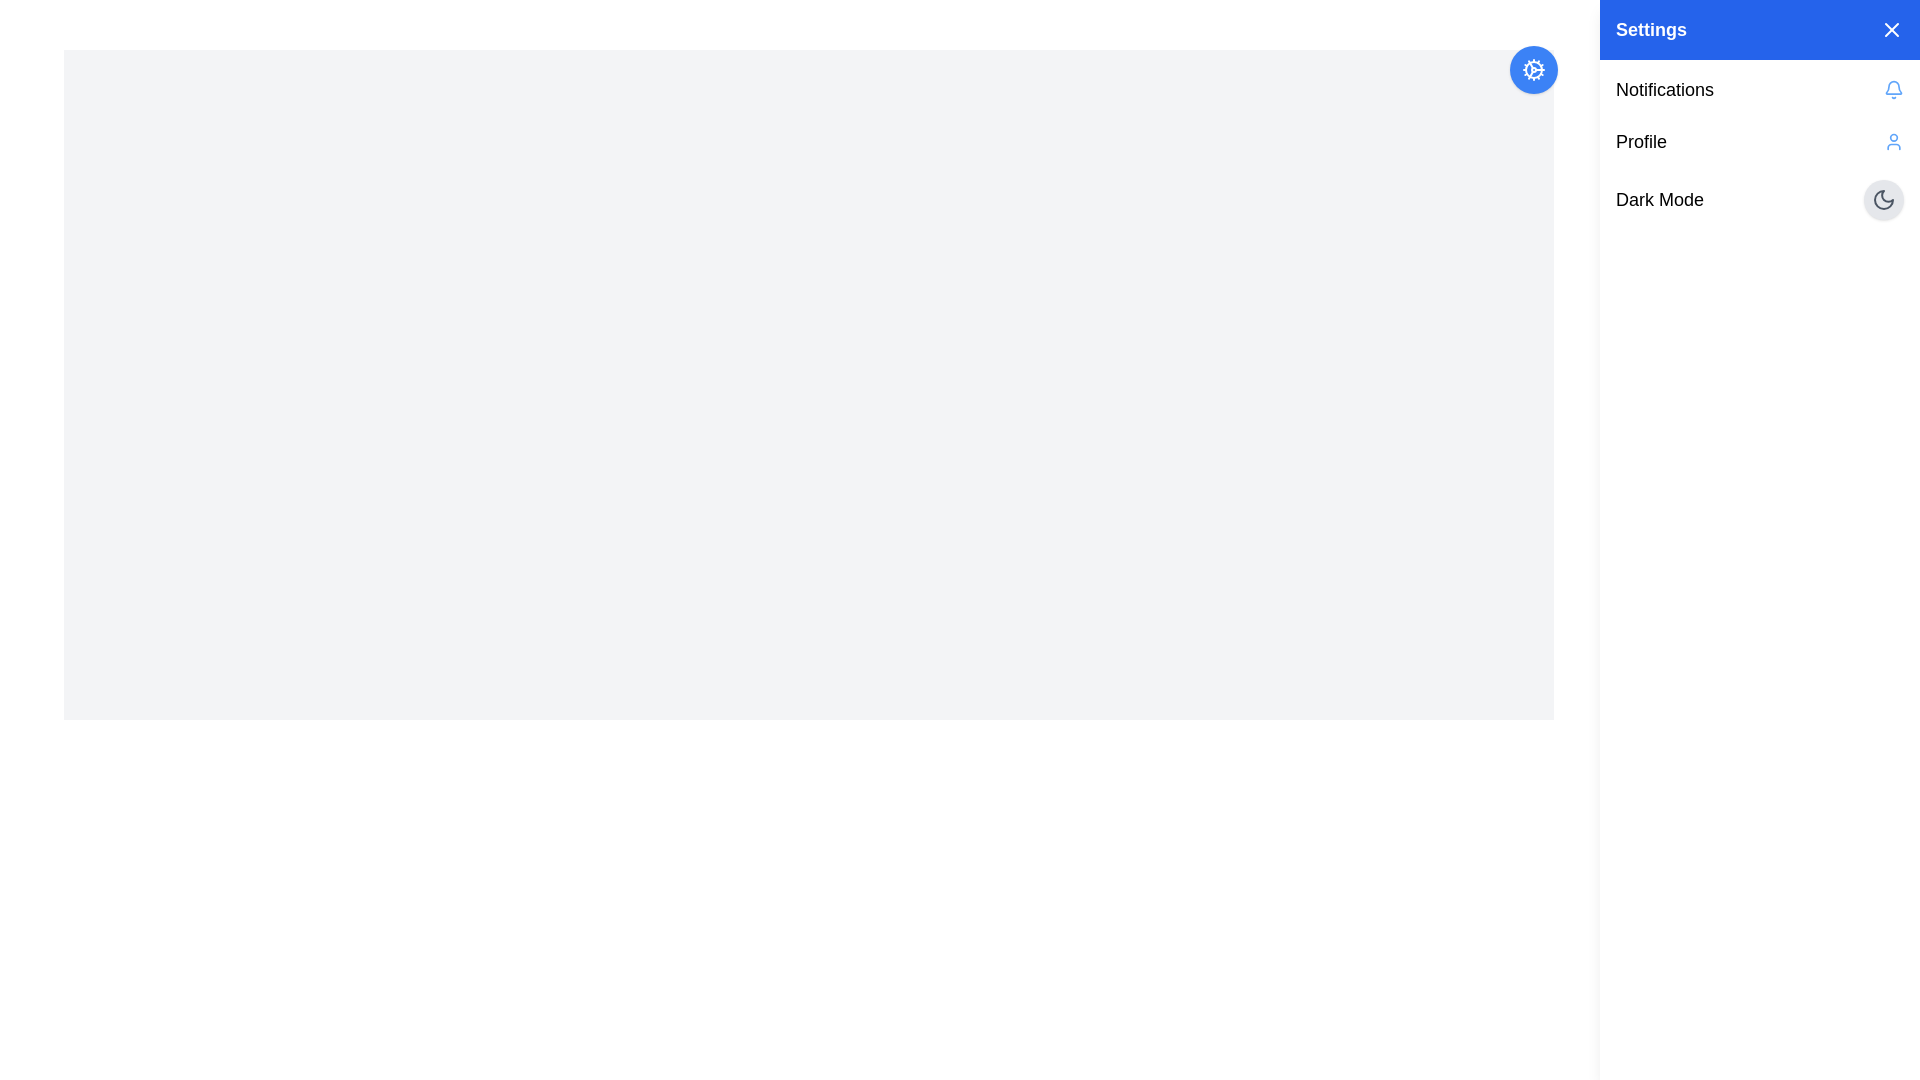  What do you see at coordinates (1533, 68) in the screenshot?
I see `the settings cogwheel icon located in the top-right corner of the application interface` at bounding box center [1533, 68].